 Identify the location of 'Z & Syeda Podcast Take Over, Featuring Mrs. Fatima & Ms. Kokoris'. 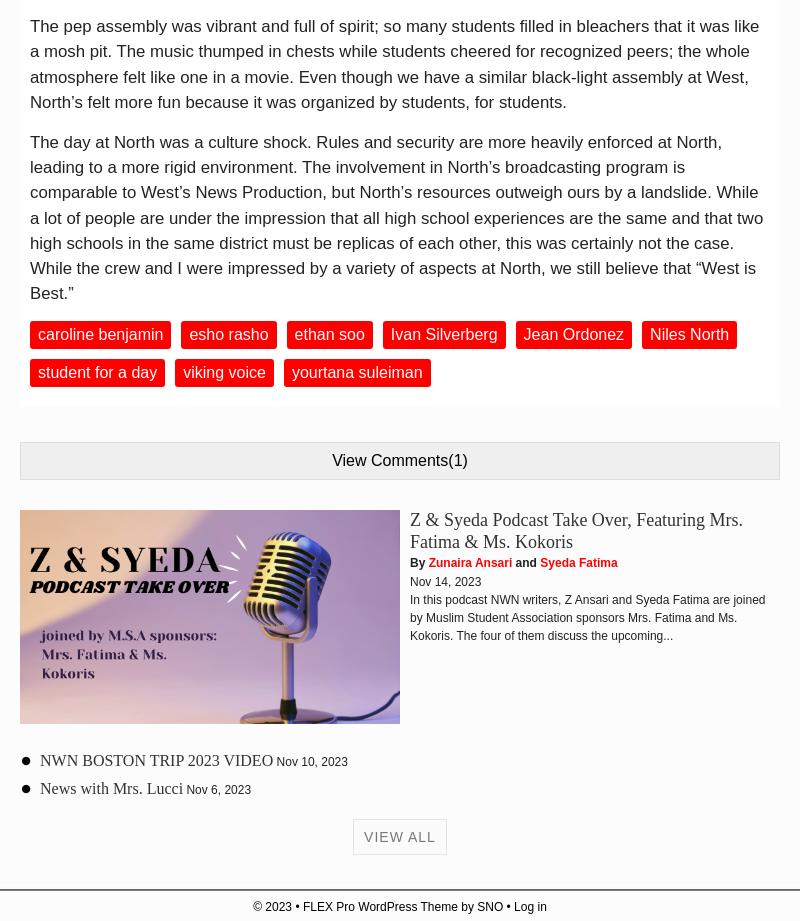
(575, 529).